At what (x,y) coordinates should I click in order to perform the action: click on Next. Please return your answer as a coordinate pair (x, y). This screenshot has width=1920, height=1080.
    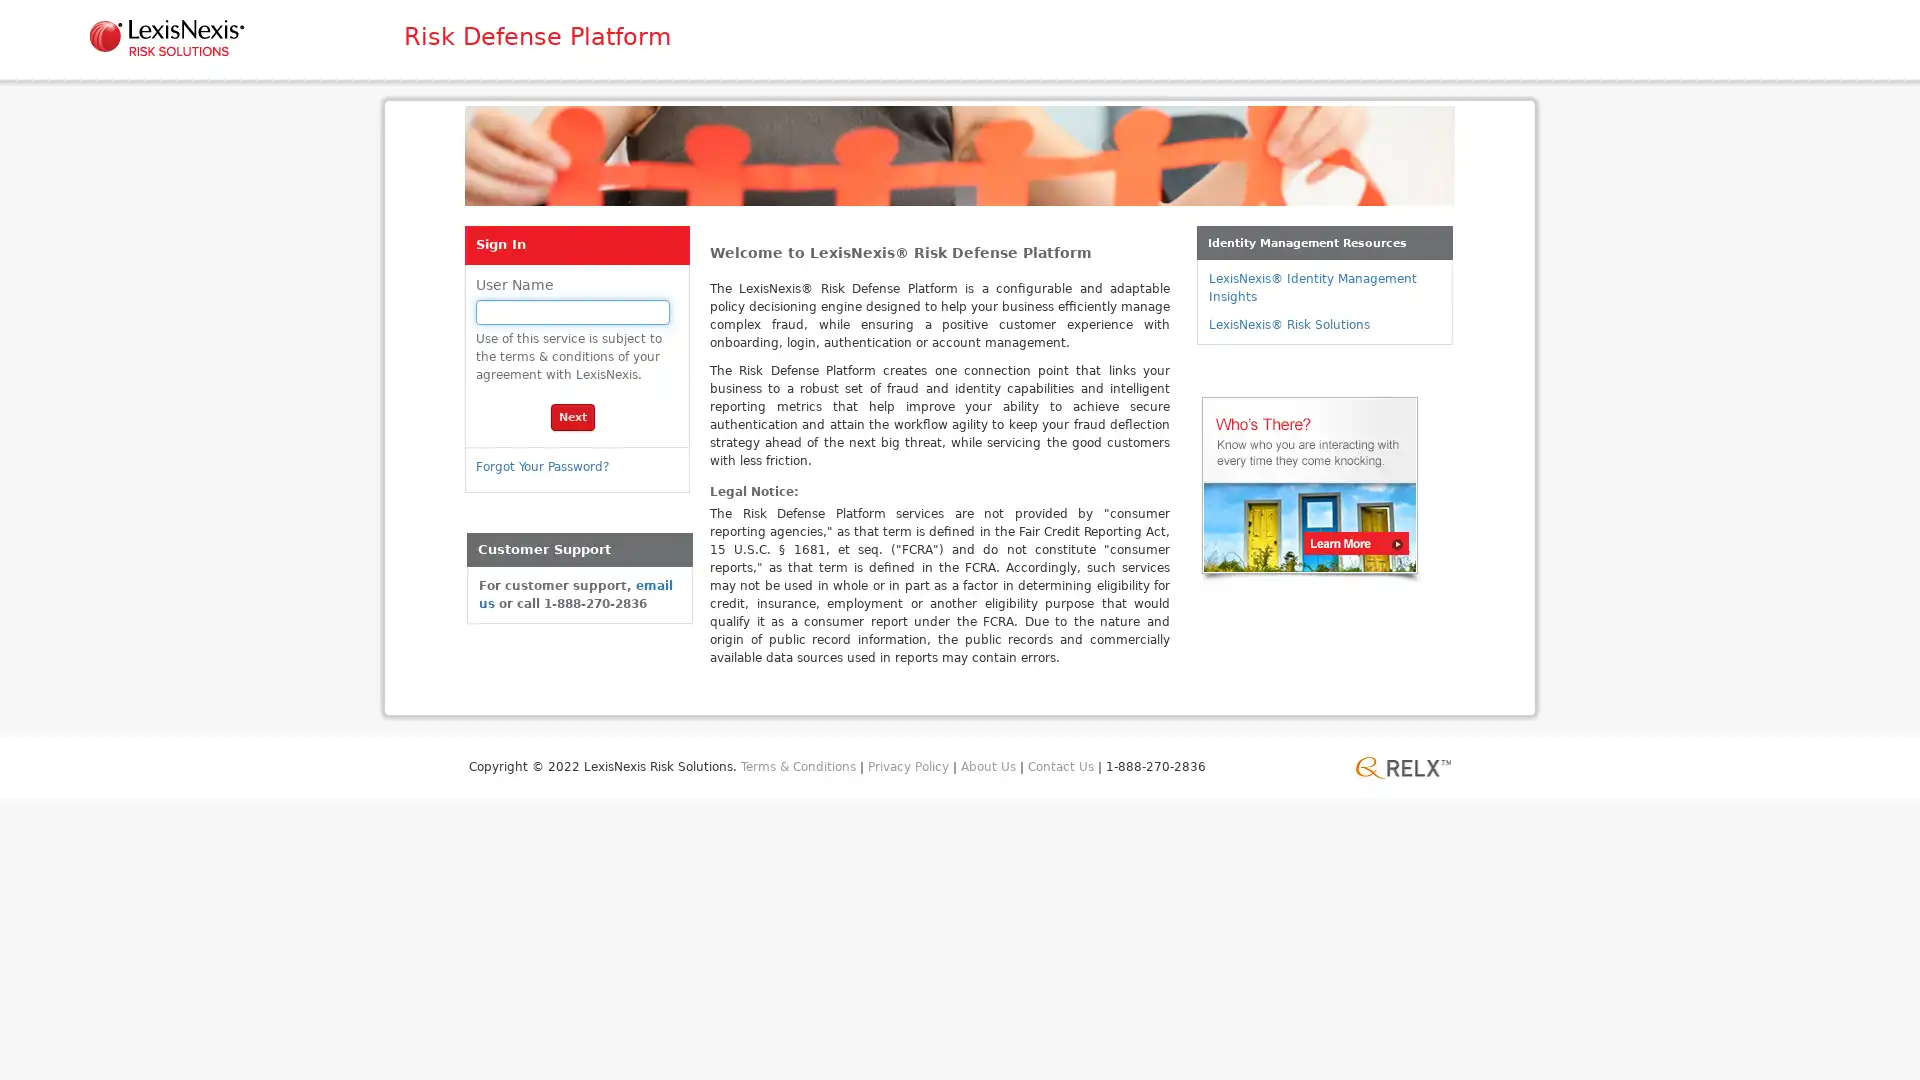
    Looking at the image, I should click on (571, 415).